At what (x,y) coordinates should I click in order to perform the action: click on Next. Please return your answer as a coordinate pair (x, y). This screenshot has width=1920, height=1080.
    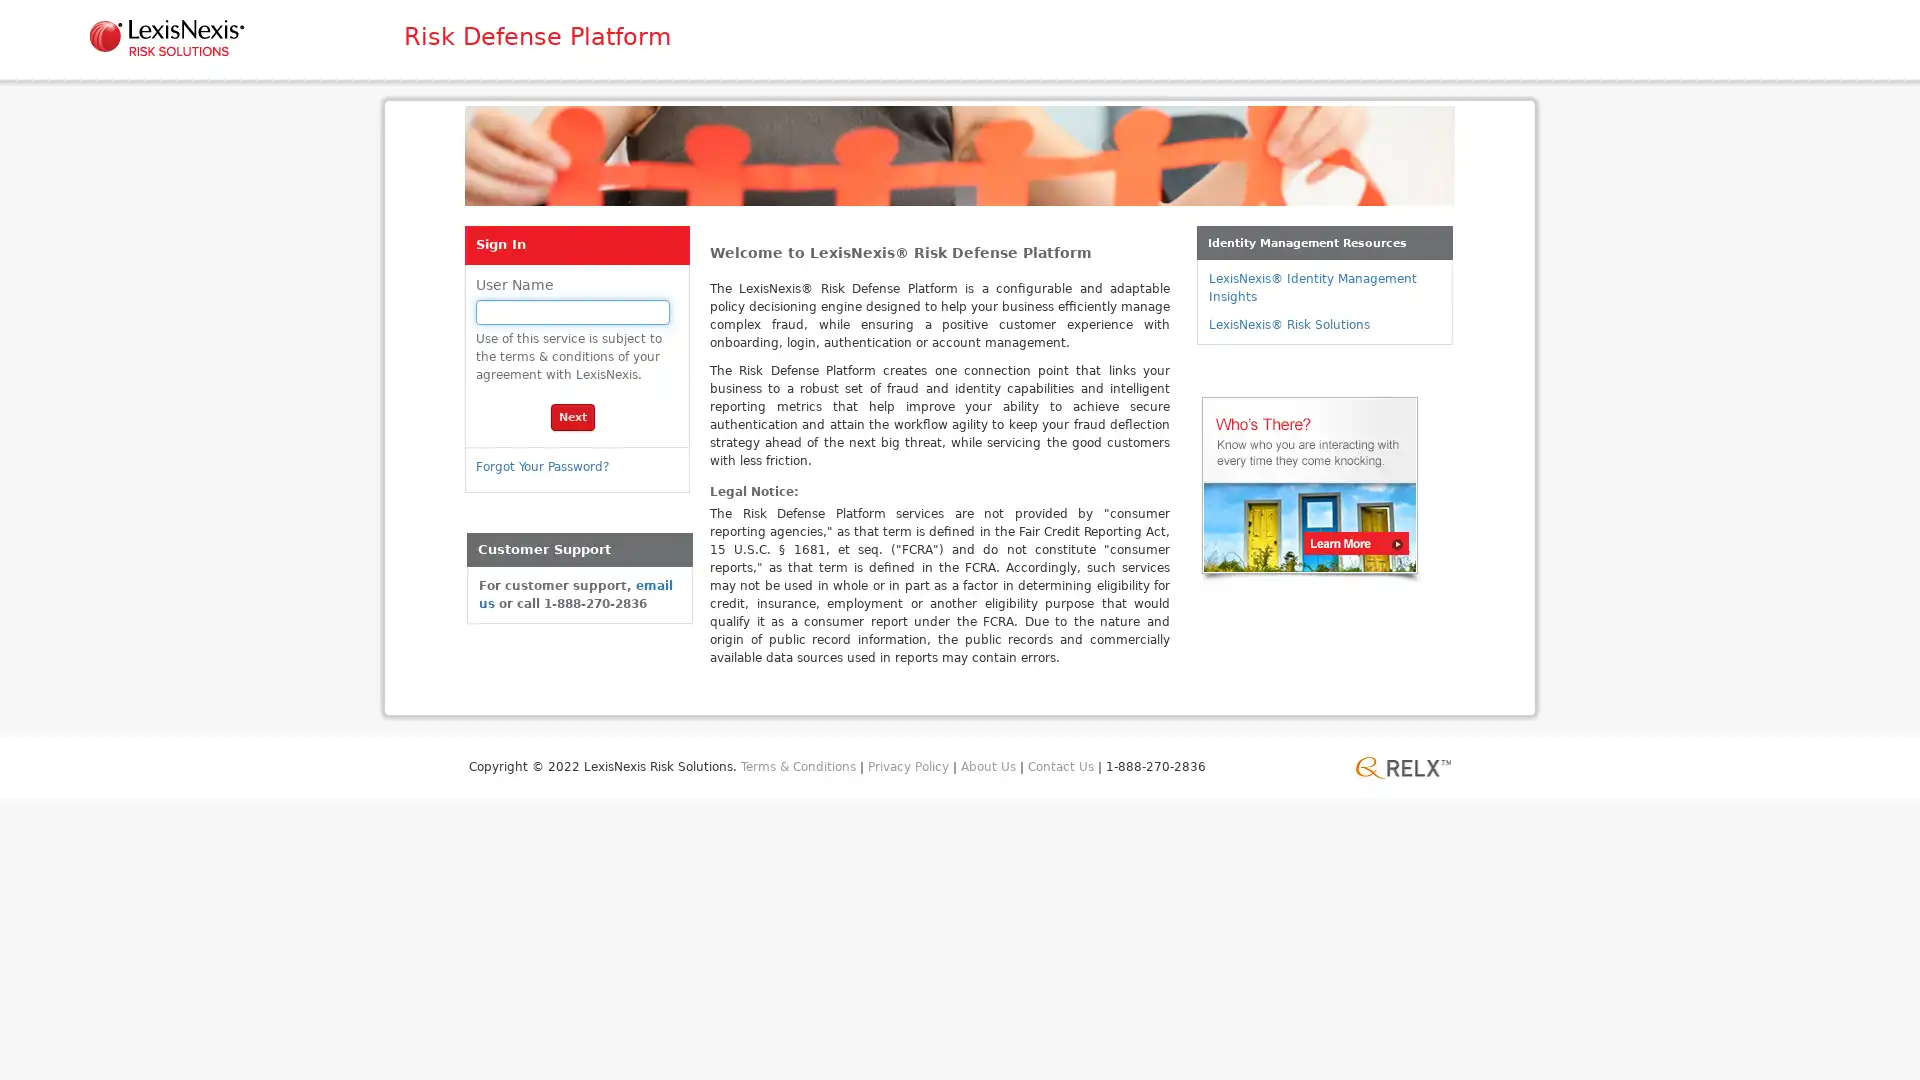
    Looking at the image, I should click on (571, 415).